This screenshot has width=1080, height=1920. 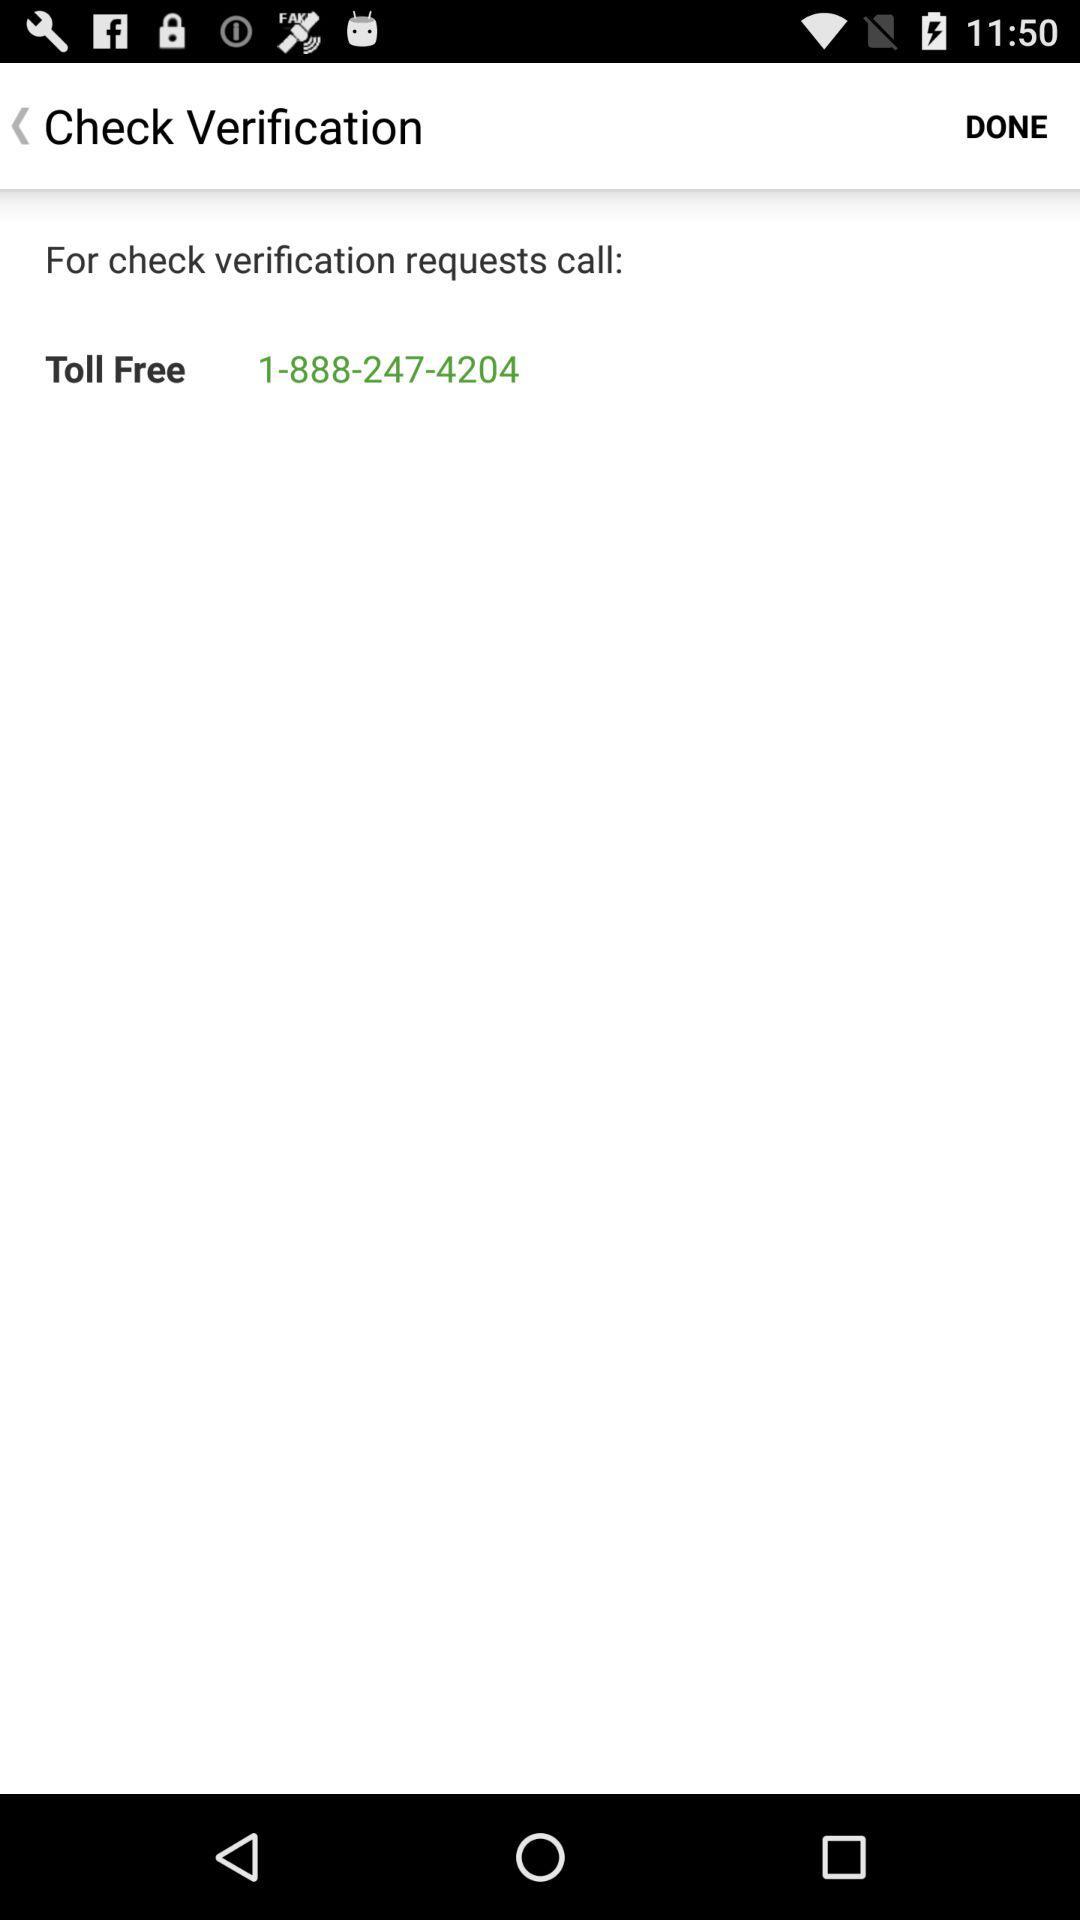 What do you see at coordinates (1006, 124) in the screenshot?
I see `item to the right of check verification item` at bounding box center [1006, 124].